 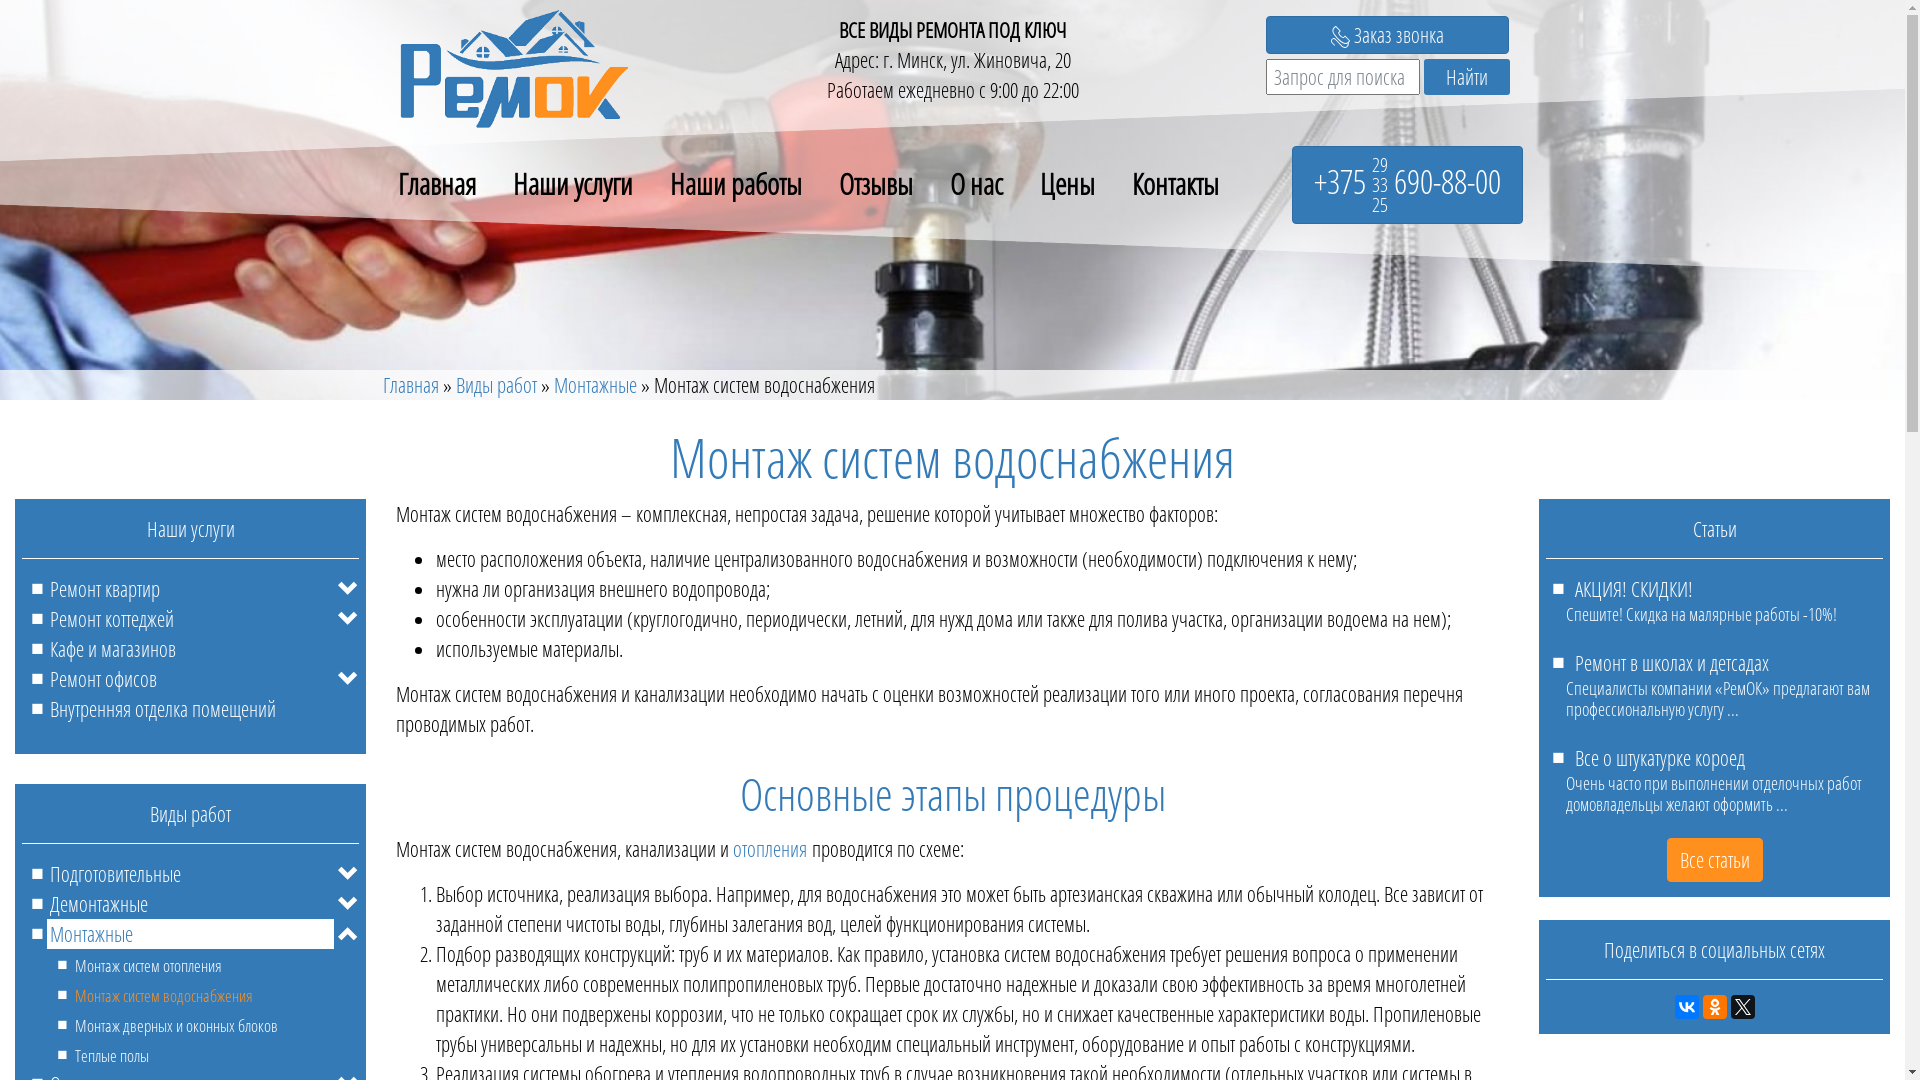 What do you see at coordinates (1741, 1006) in the screenshot?
I see `'Twitter'` at bounding box center [1741, 1006].